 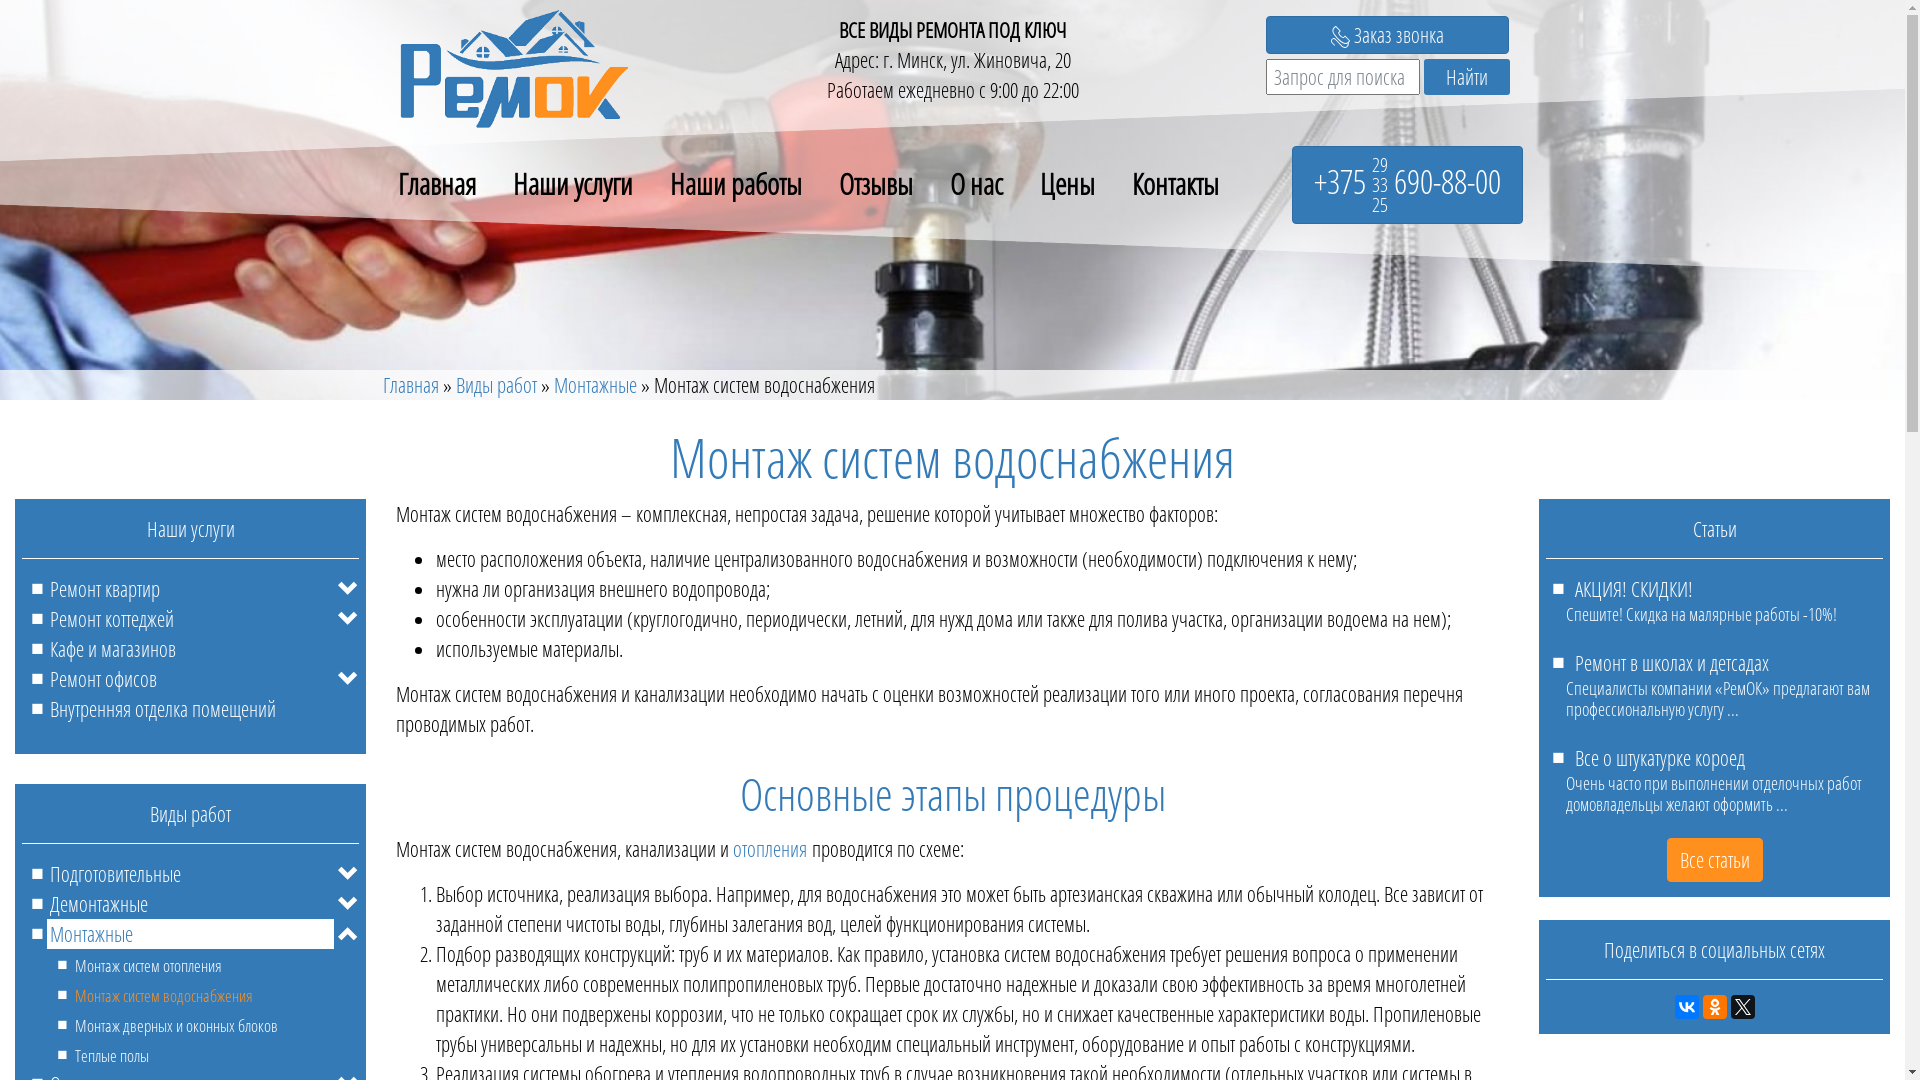 What do you see at coordinates (1741, 1006) in the screenshot?
I see `'Twitter'` at bounding box center [1741, 1006].